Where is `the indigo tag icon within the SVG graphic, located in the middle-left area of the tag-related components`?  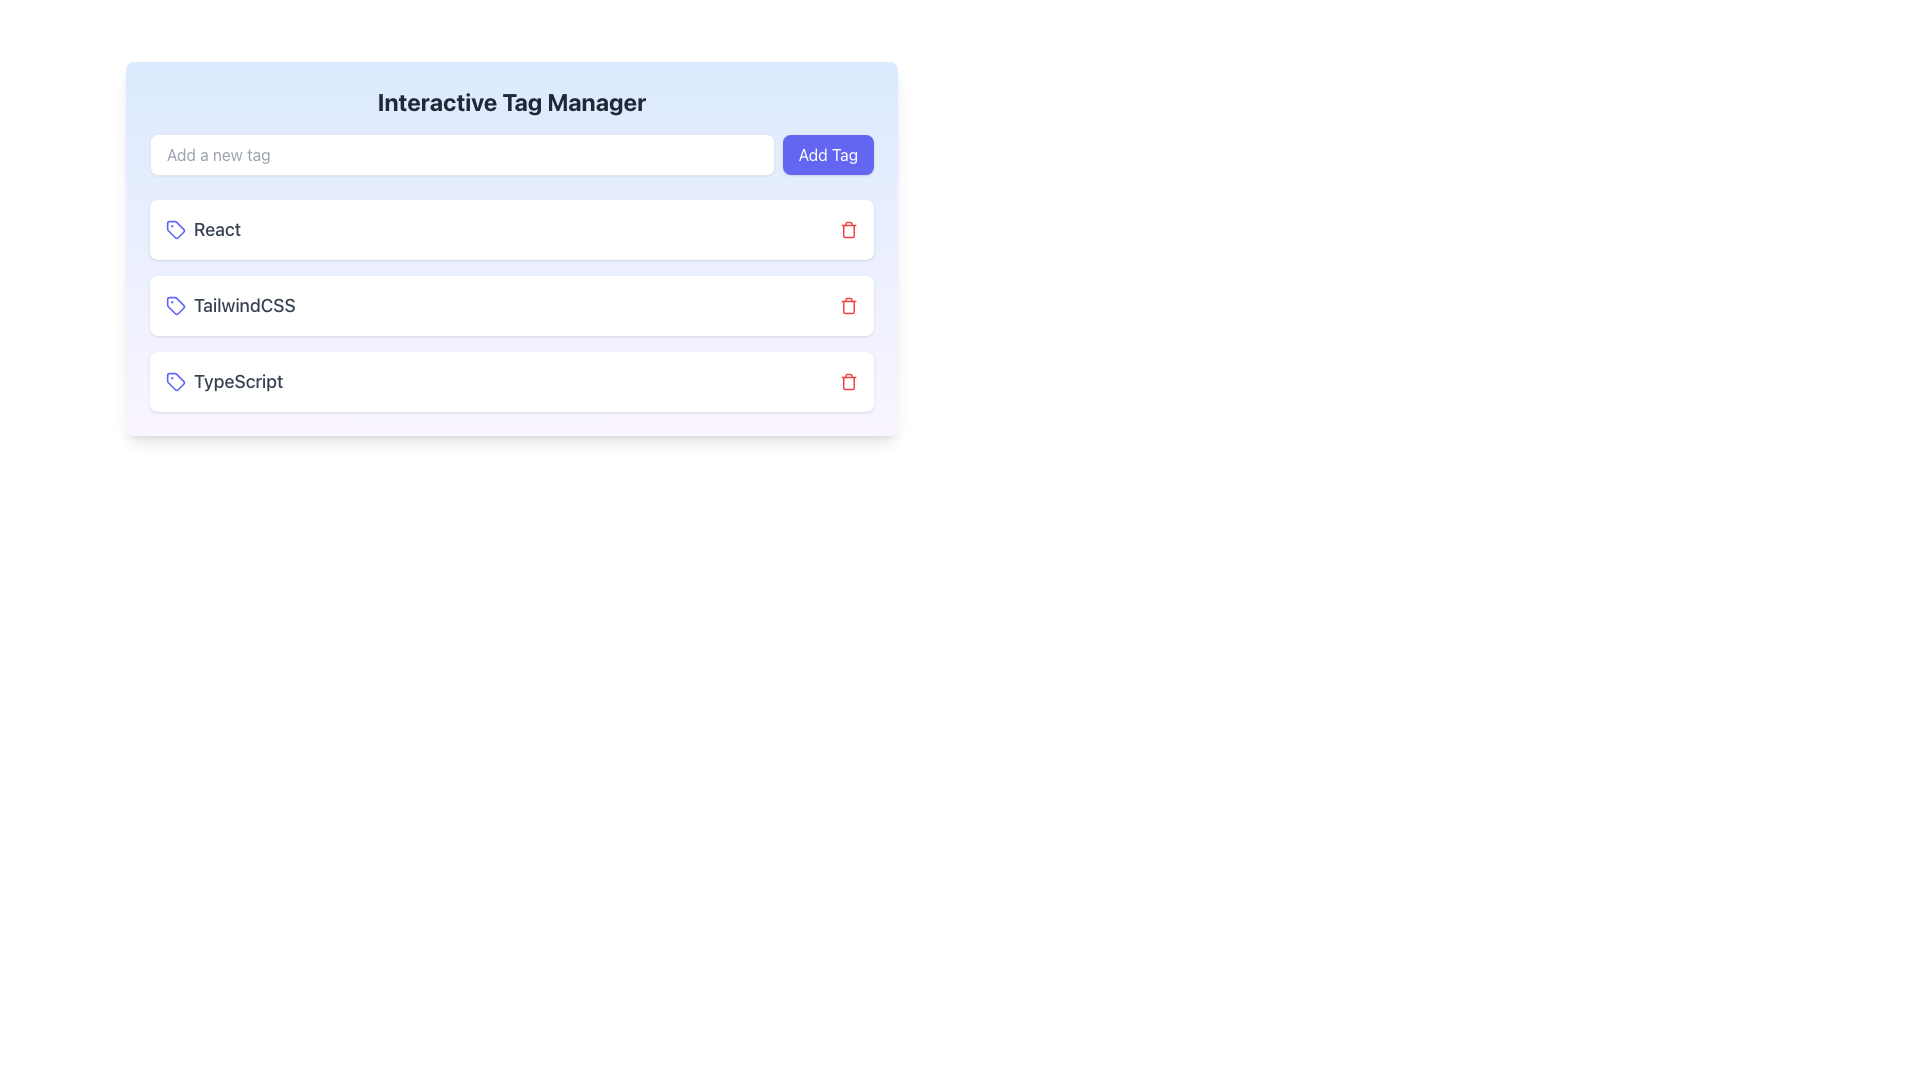 the indigo tag icon within the SVG graphic, located in the middle-left area of the tag-related components is located at coordinates (176, 305).